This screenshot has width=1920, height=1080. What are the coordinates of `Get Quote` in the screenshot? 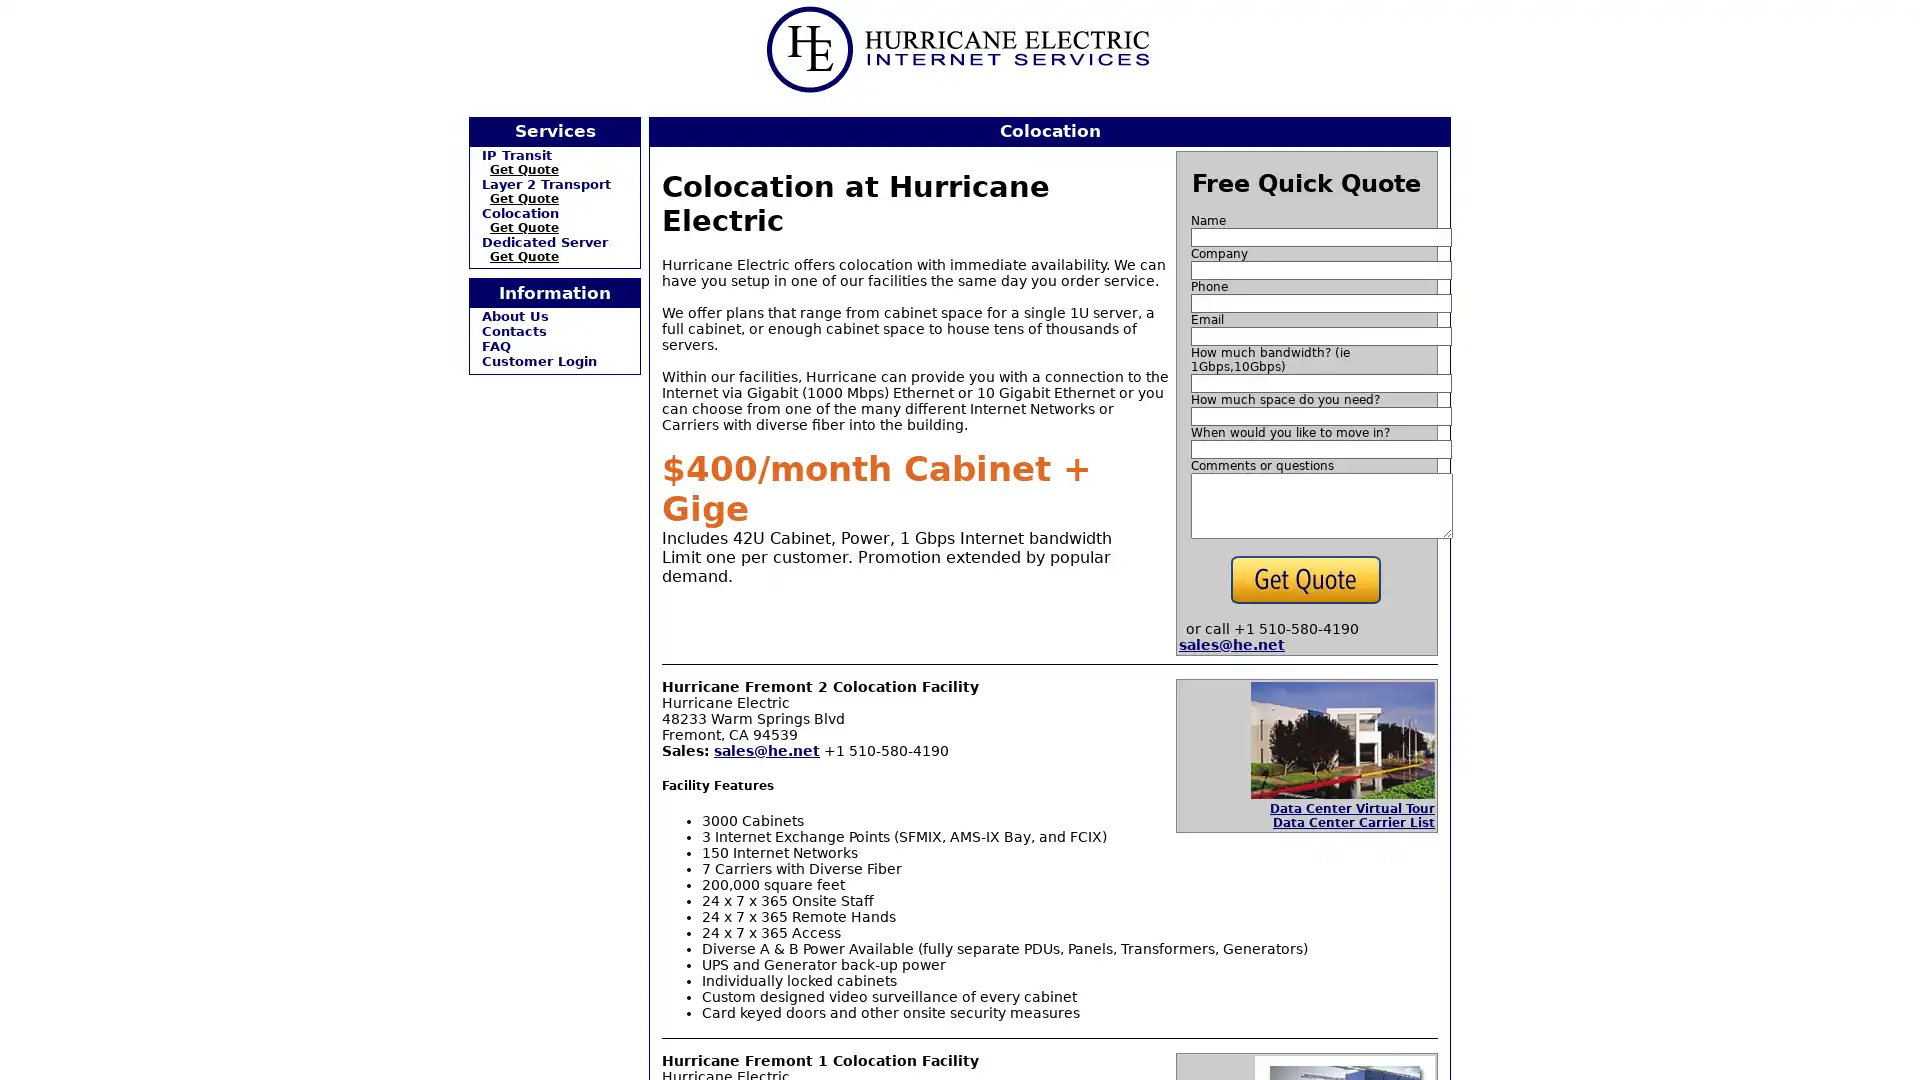 It's located at (1305, 578).